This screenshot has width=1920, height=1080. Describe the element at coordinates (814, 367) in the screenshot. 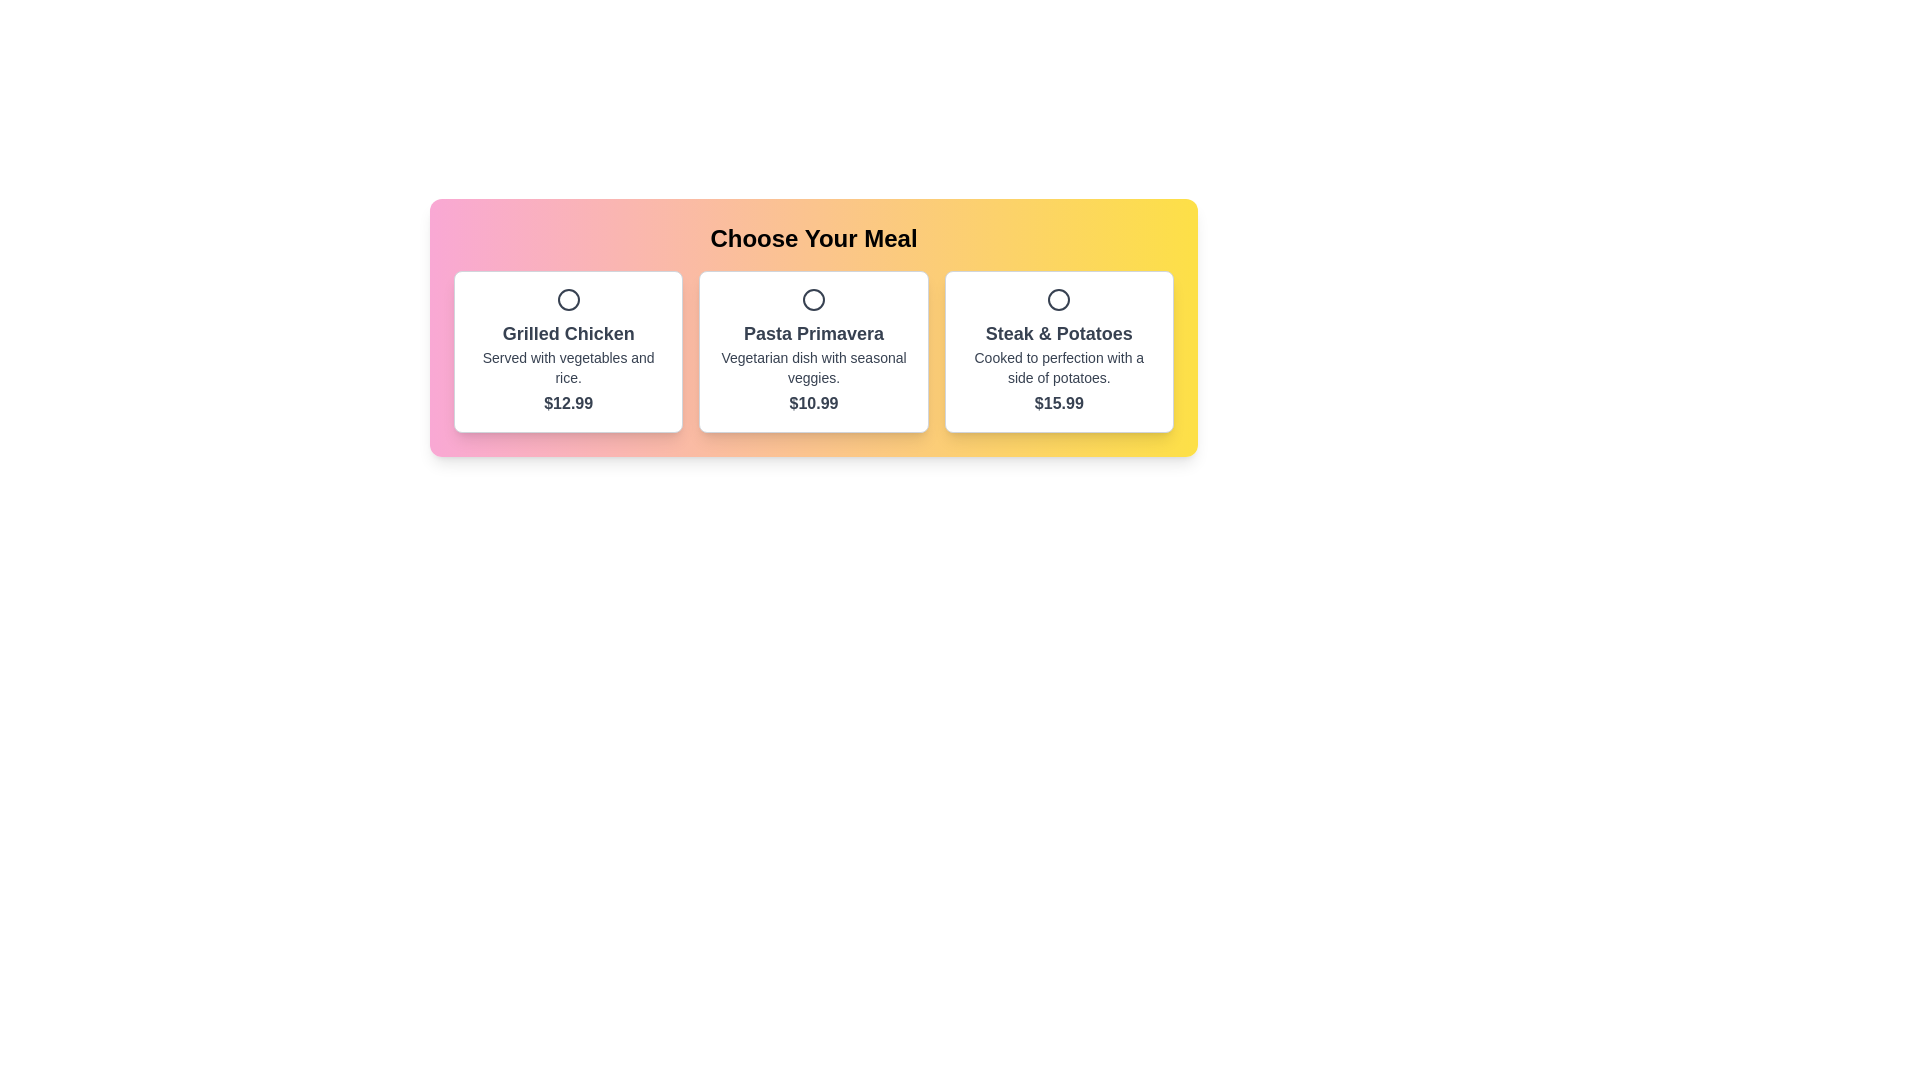

I see `the label for the middle option in the menu selection interface` at that location.